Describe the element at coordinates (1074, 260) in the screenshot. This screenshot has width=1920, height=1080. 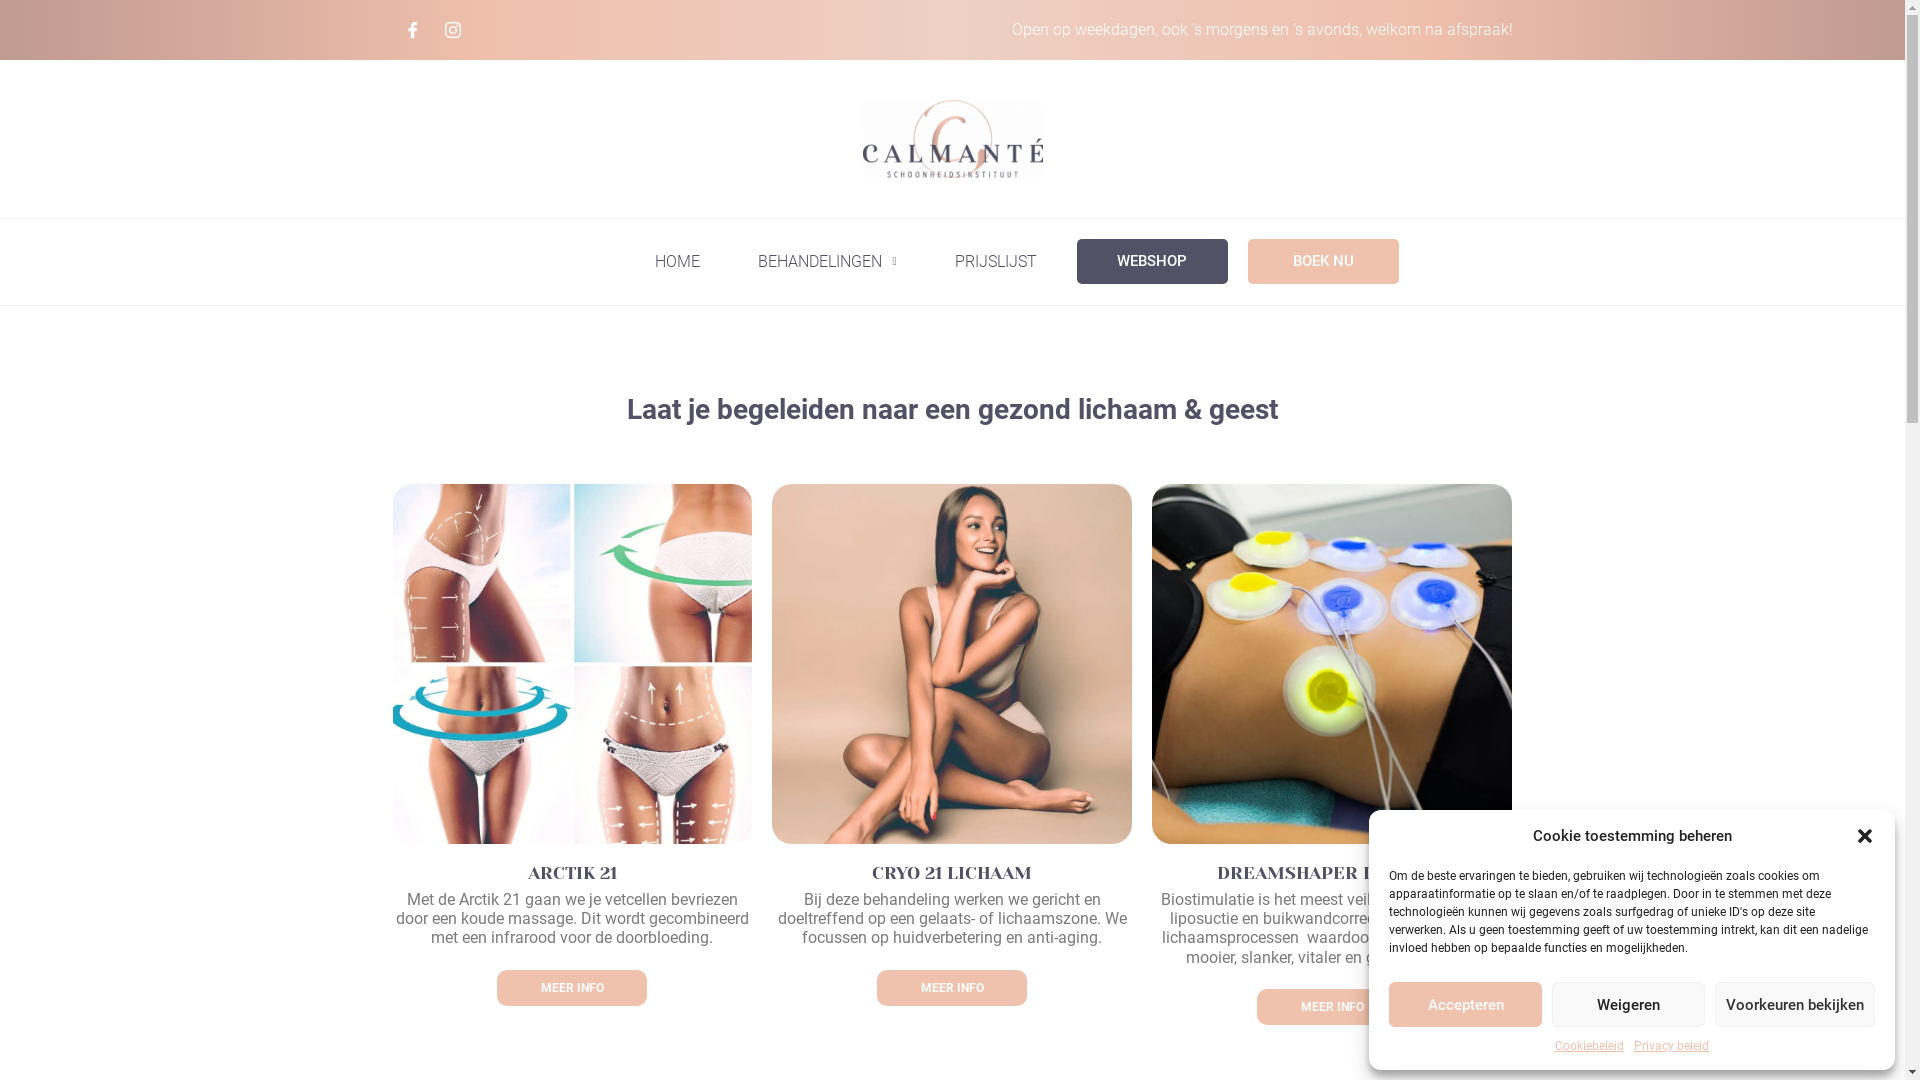
I see `'WEBSHOP'` at that location.